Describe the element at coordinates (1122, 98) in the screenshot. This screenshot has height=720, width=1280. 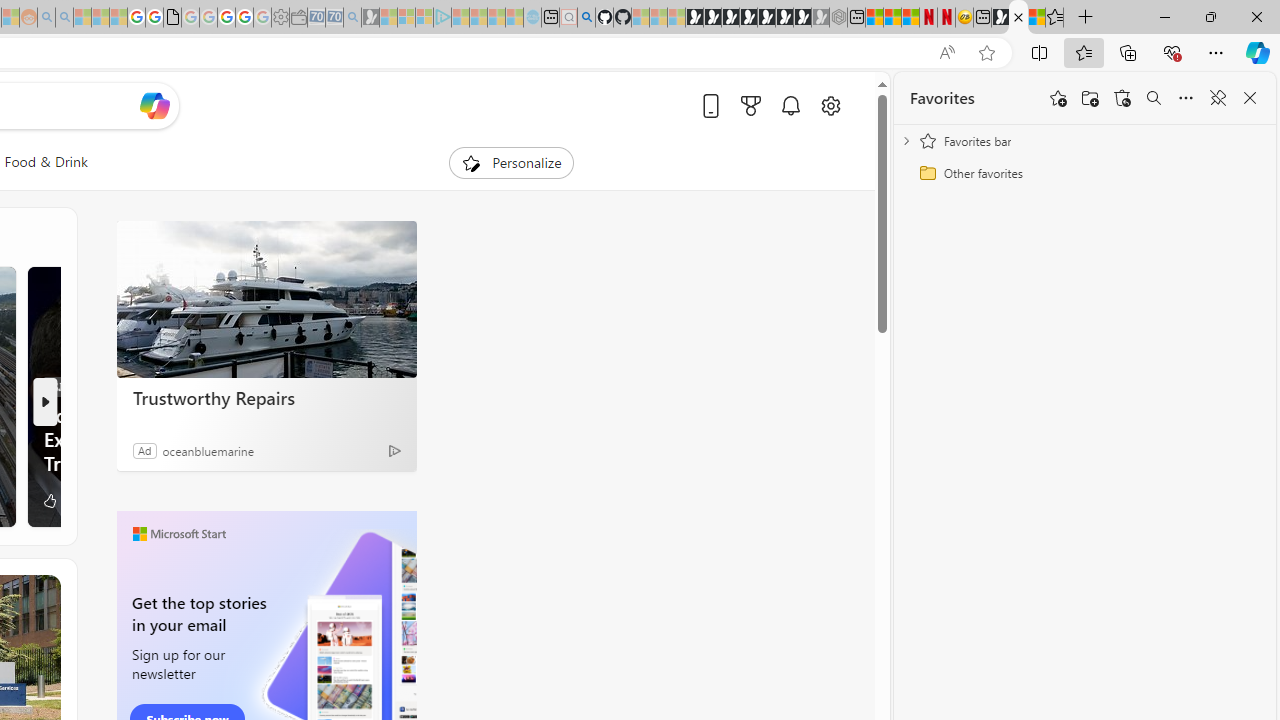
I see `'Restore deleted favorites'` at that location.